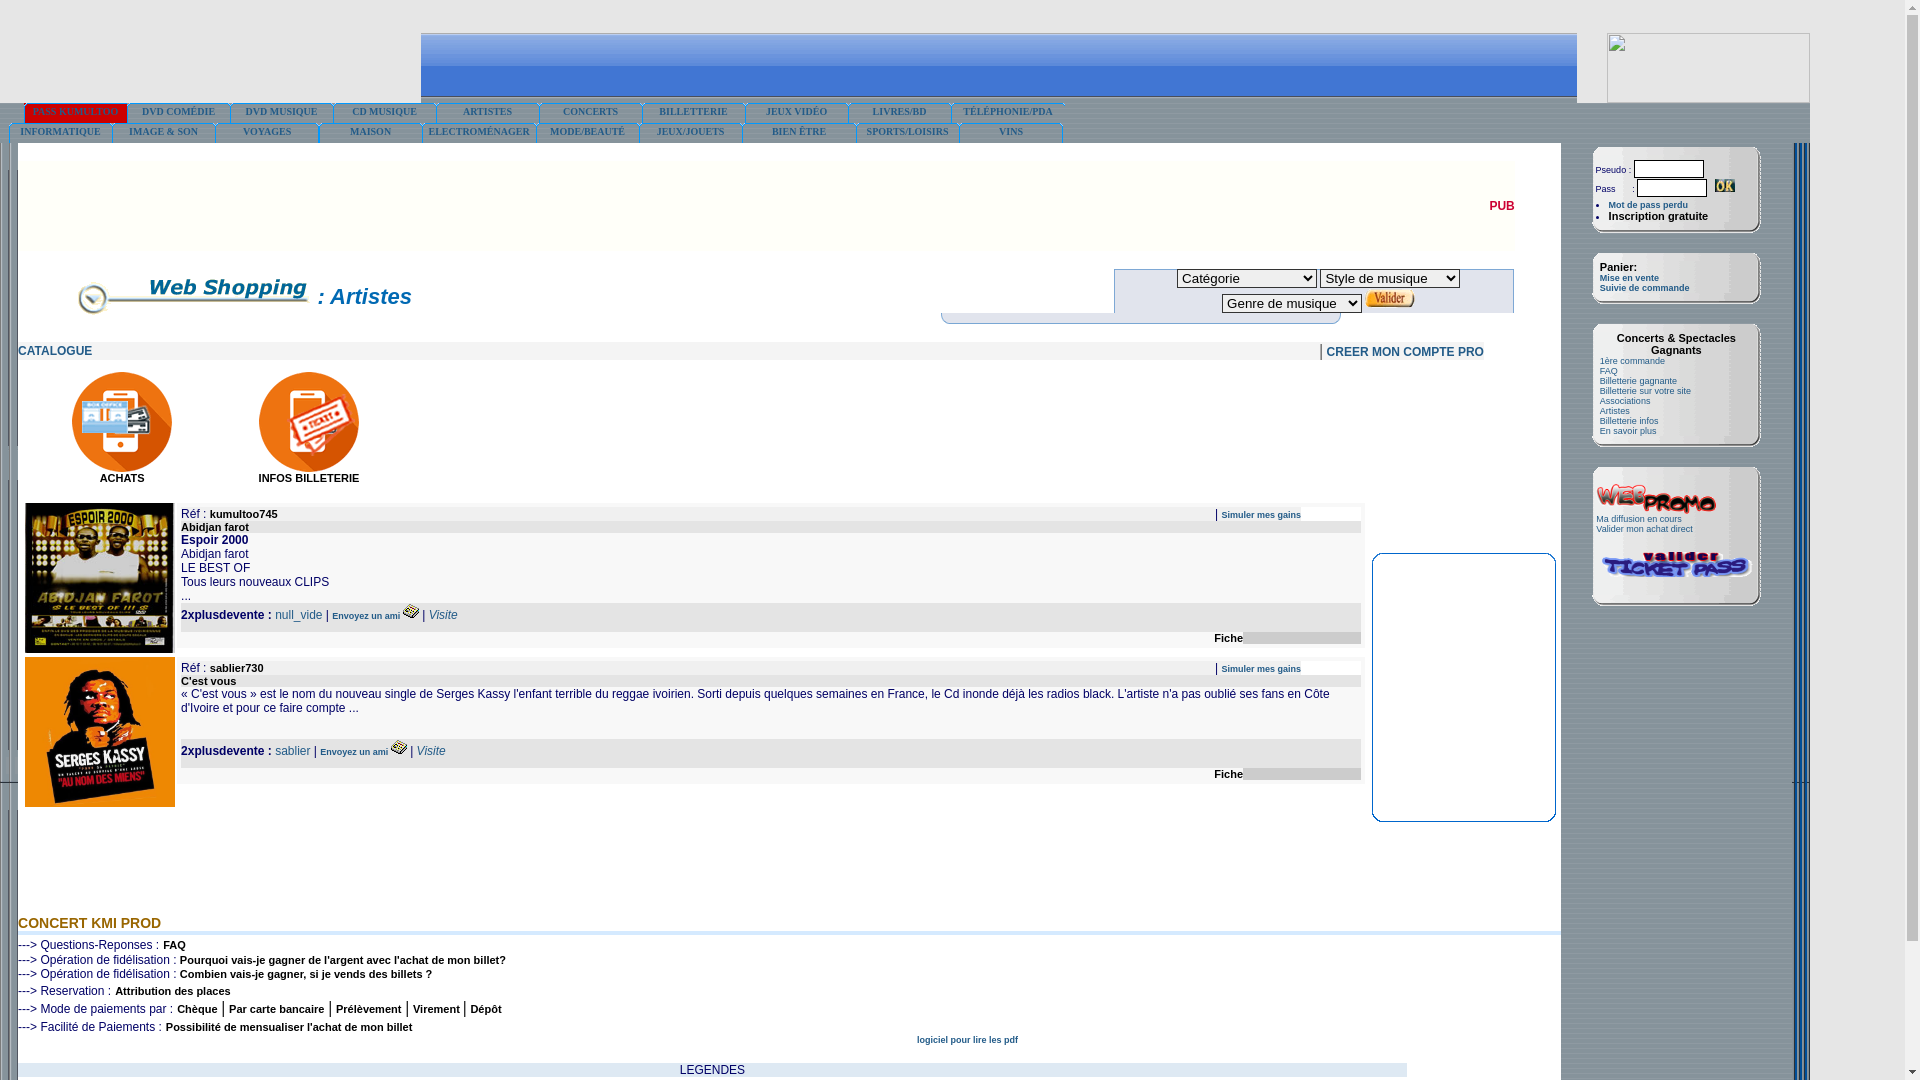  Describe the element at coordinates (1625, 401) in the screenshot. I see `'Associations'` at that location.